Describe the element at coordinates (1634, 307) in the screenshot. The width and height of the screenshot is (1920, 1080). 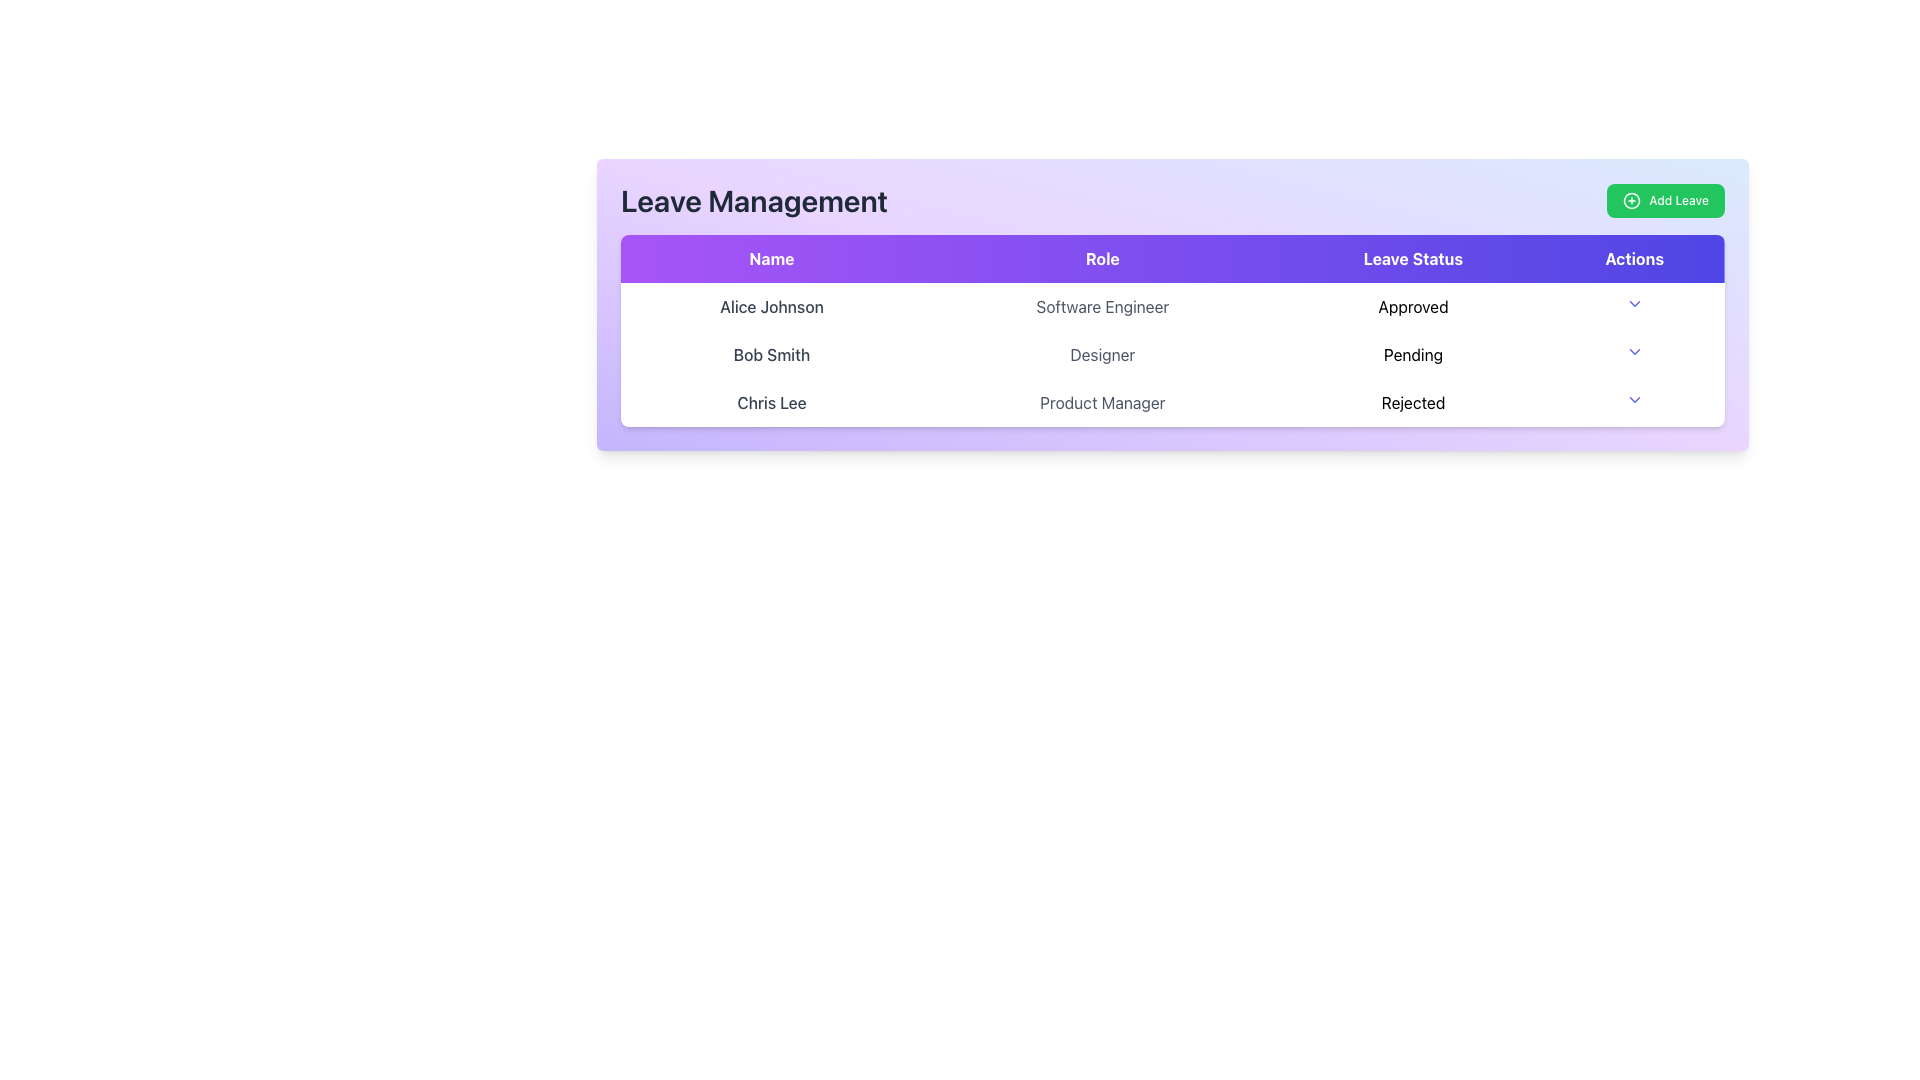
I see `the downward-facing blue chevron icon in the 'Actions' column of the first row` at that location.